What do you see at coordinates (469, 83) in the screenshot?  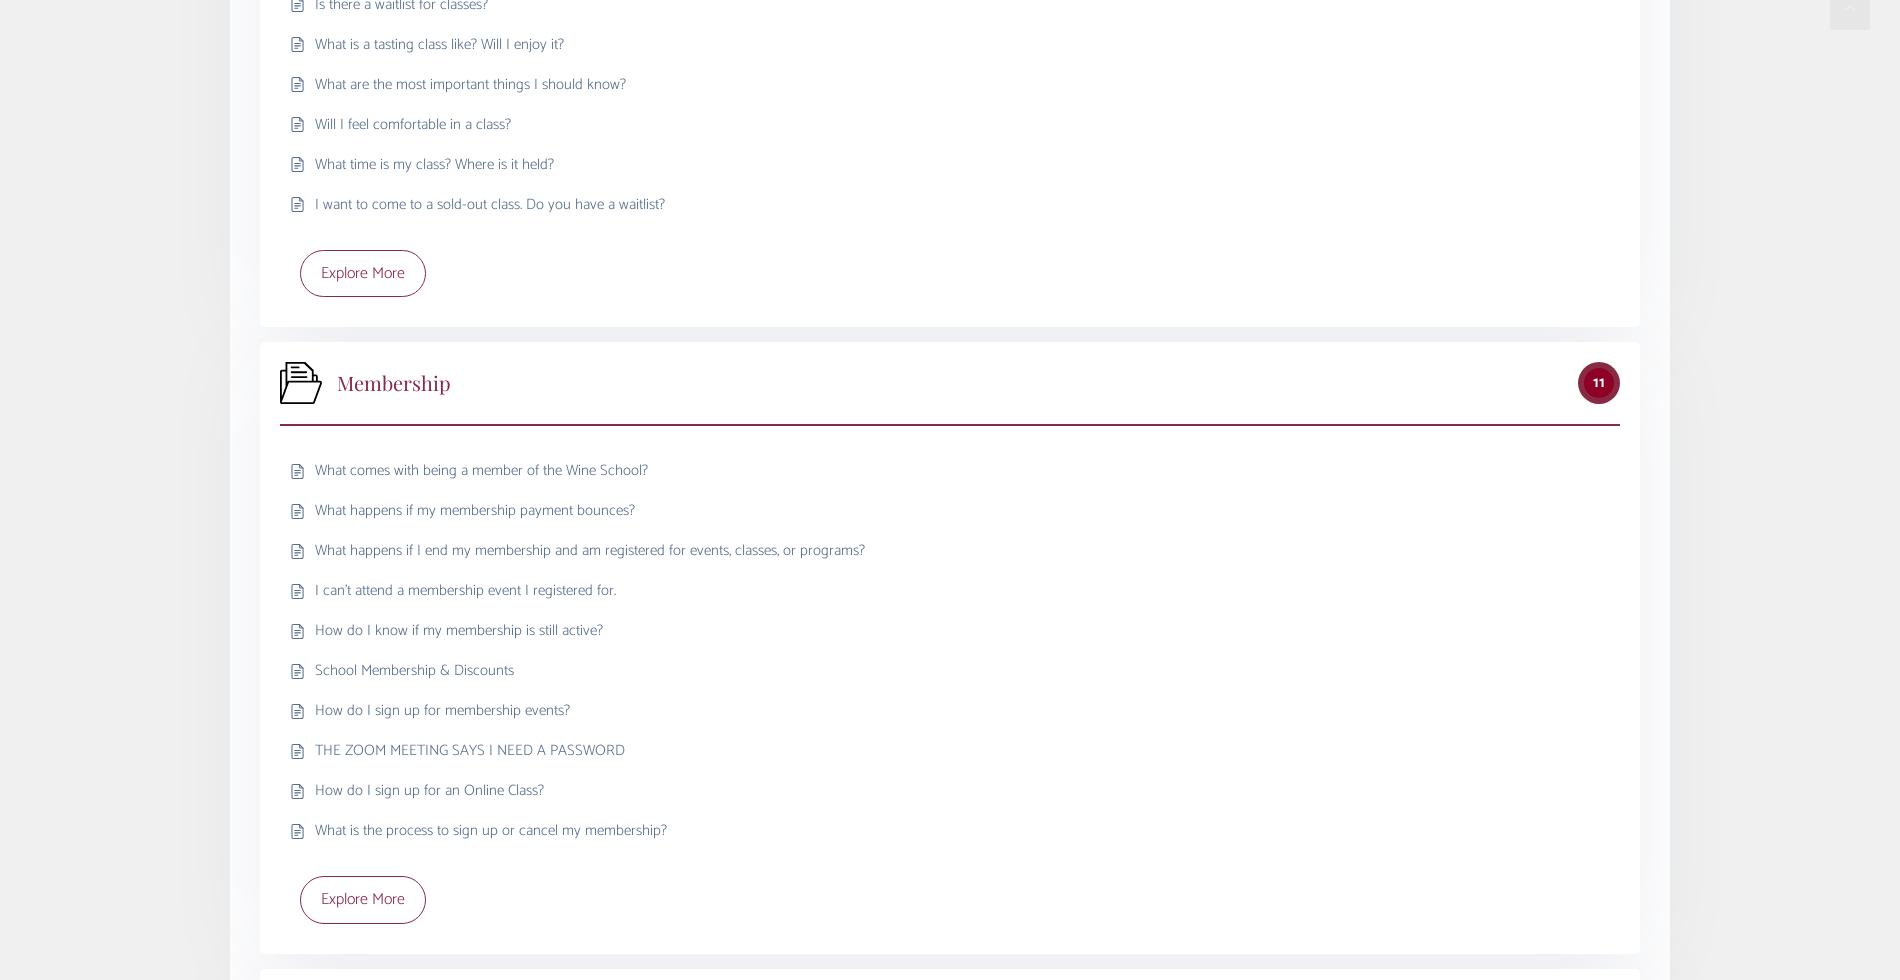 I see `'What are the most important things I should know?'` at bounding box center [469, 83].